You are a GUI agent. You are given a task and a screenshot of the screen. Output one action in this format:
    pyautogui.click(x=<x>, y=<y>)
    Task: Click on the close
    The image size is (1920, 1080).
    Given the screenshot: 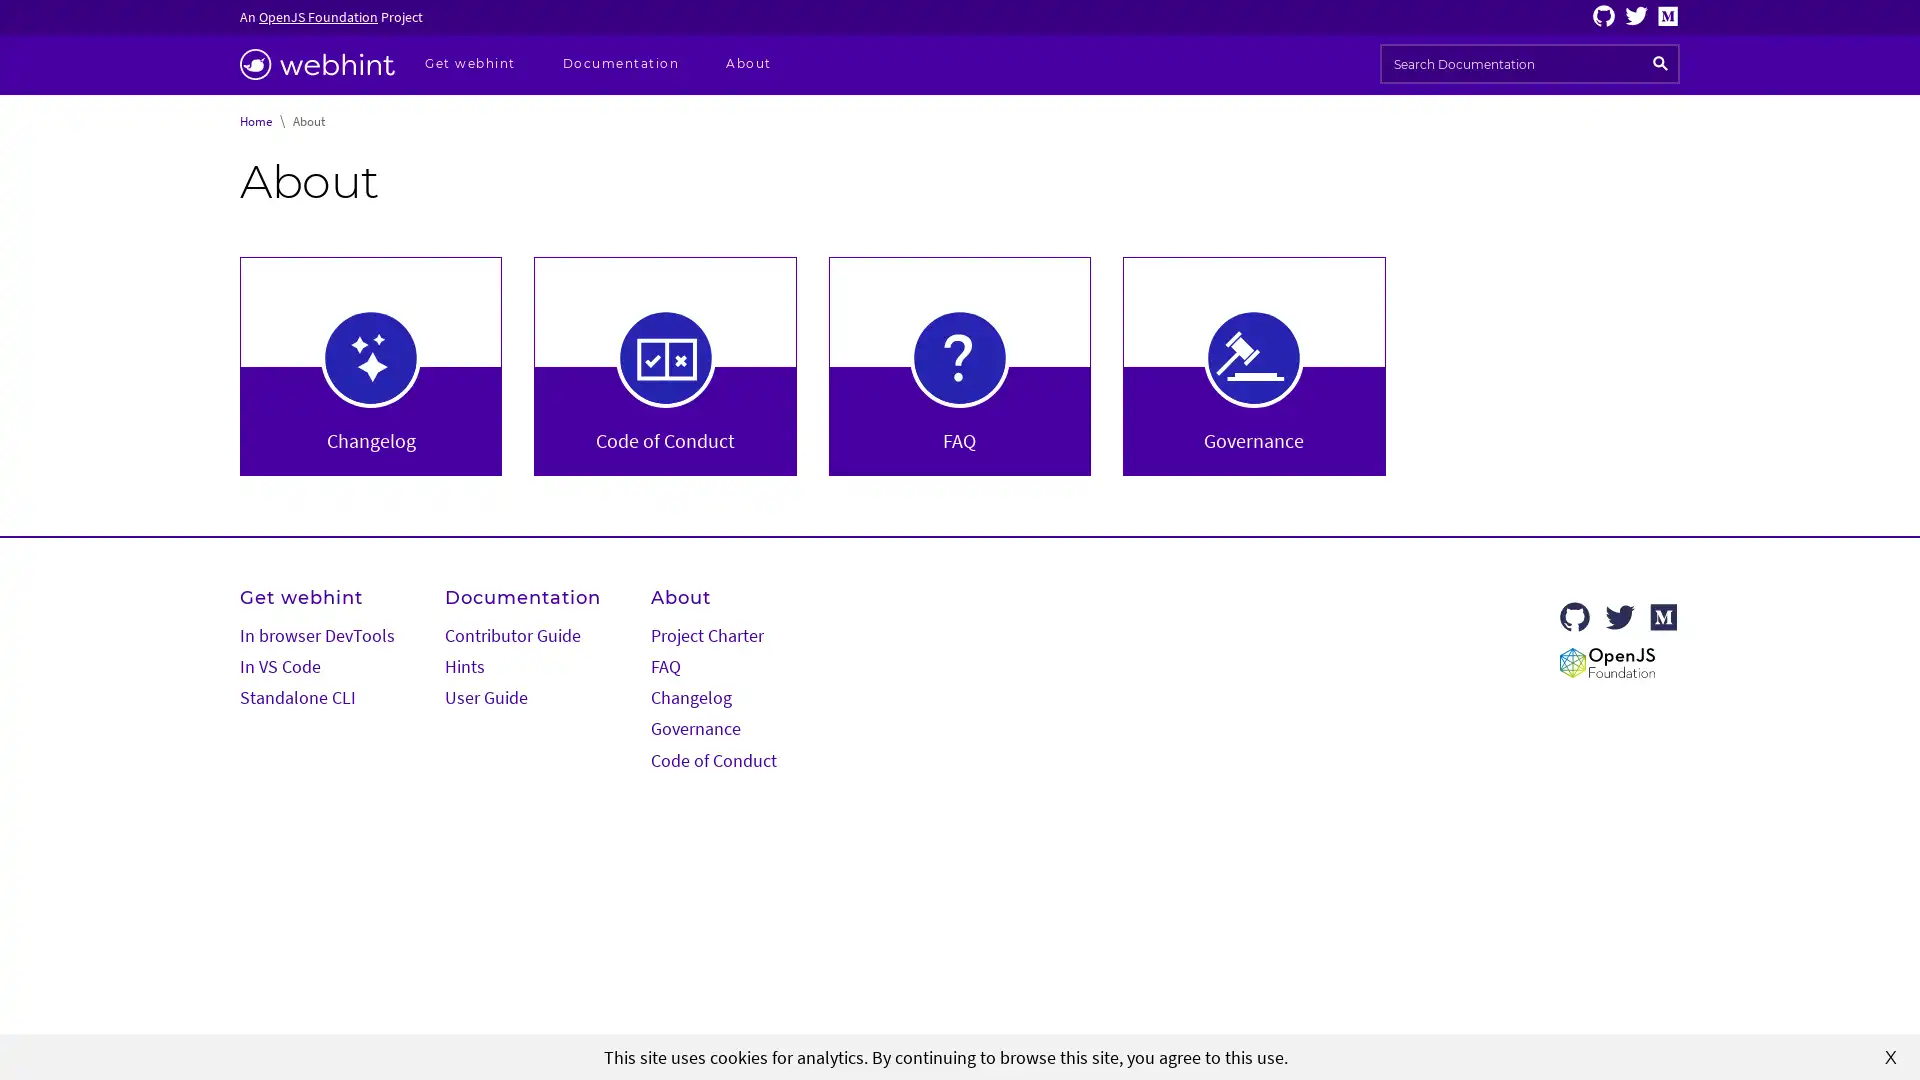 What is the action you would take?
    pyautogui.click(x=1890, y=1055)
    